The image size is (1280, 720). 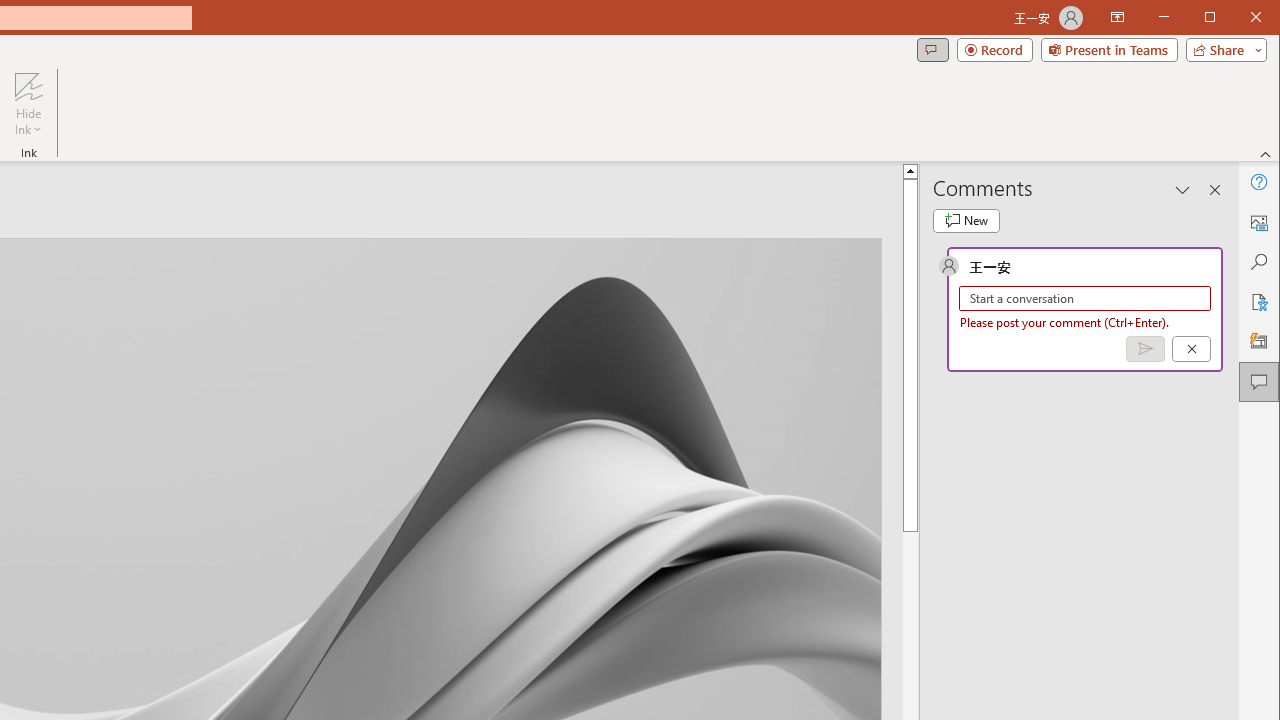 What do you see at coordinates (1145, 348) in the screenshot?
I see `'Post comment (Ctrl + Enter)'` at bounding box center [1145, 348].